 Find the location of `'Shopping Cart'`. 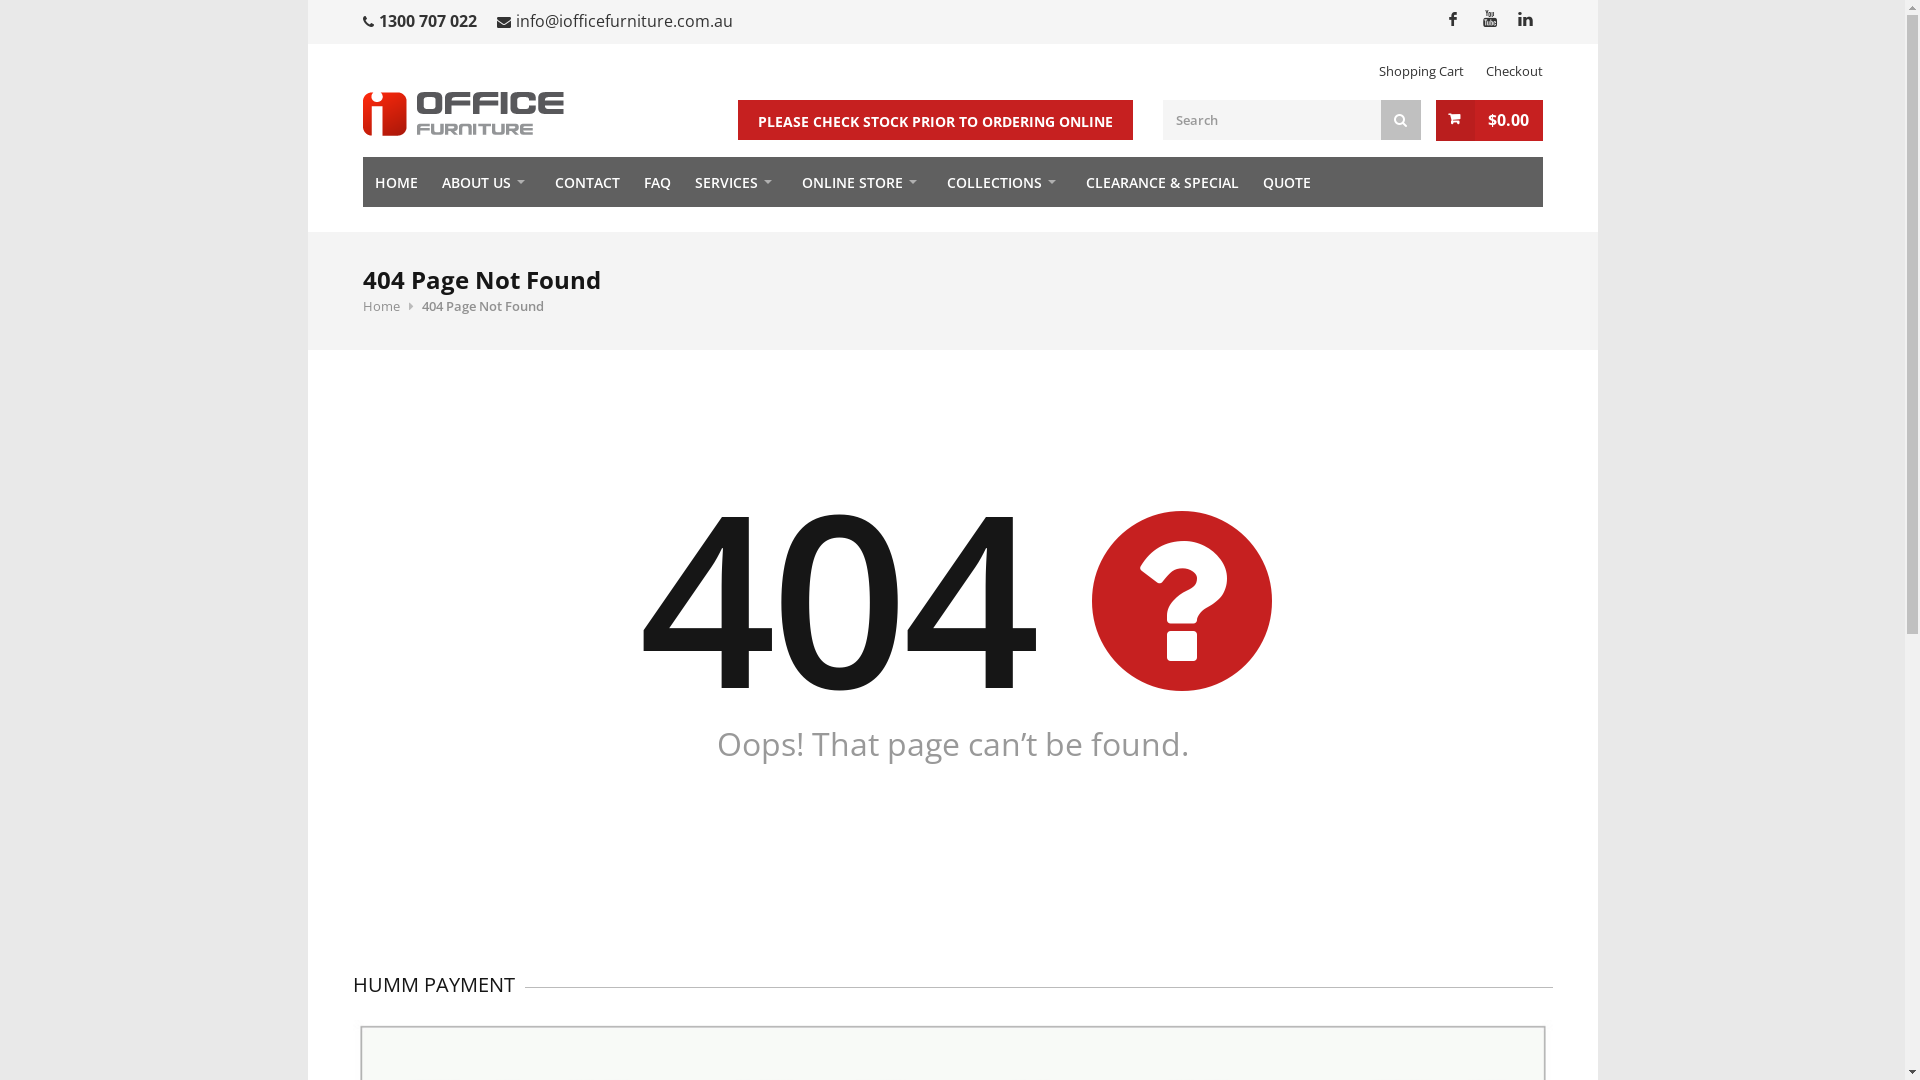

'Shopping Cart' is located at coordinates (1419, 69).